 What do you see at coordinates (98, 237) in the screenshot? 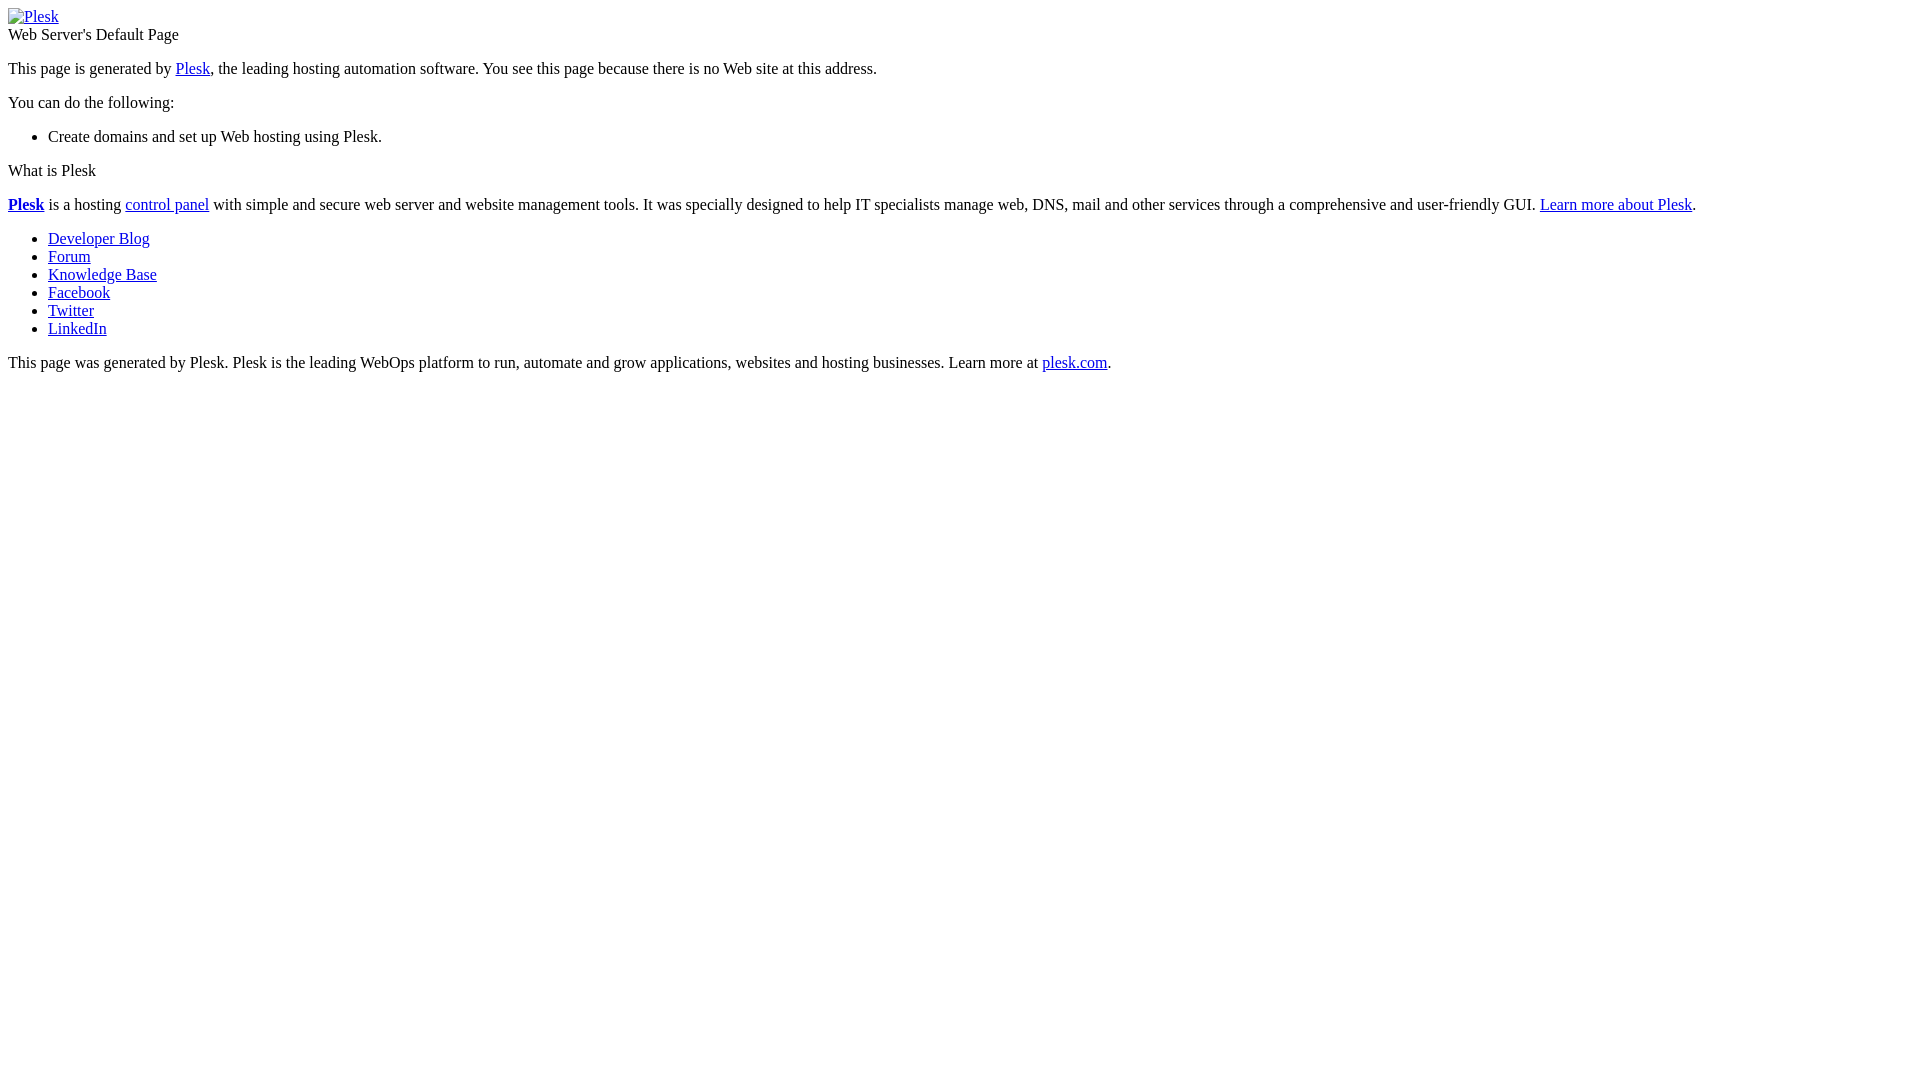
I see `'Developer Blog'` at bounding box center [98, 237].